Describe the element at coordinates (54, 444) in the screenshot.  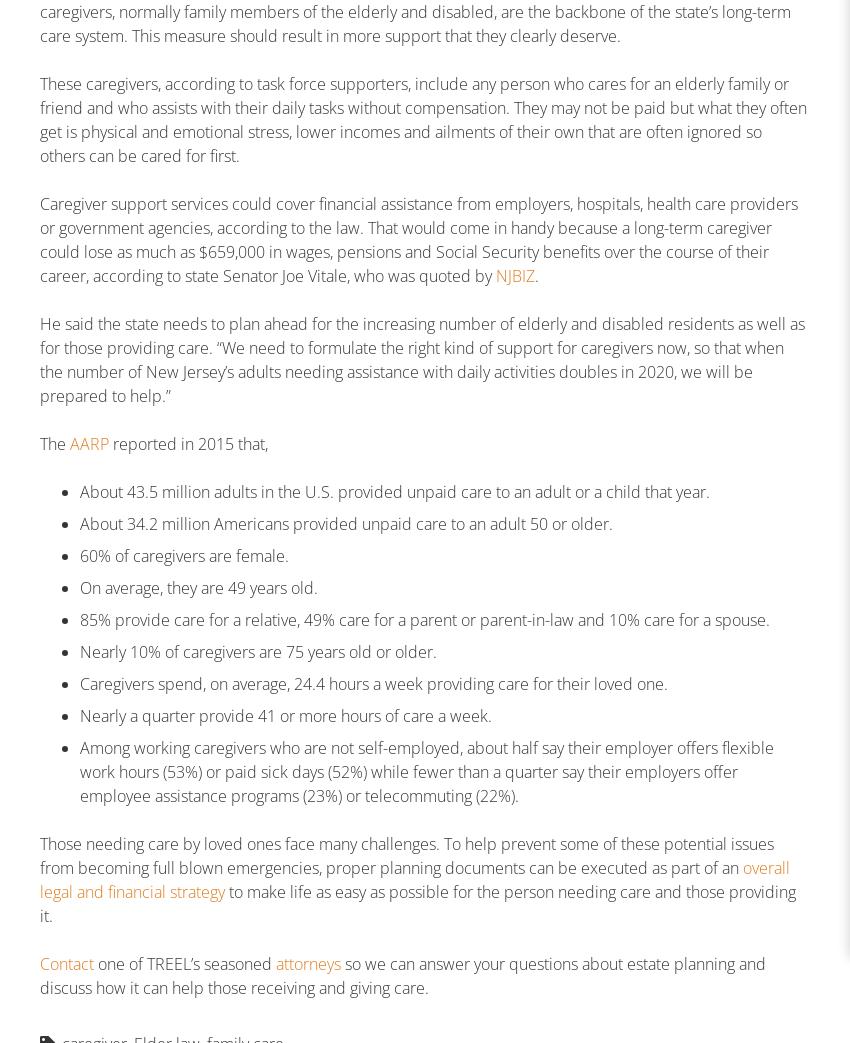
I see `'The'` at that location.